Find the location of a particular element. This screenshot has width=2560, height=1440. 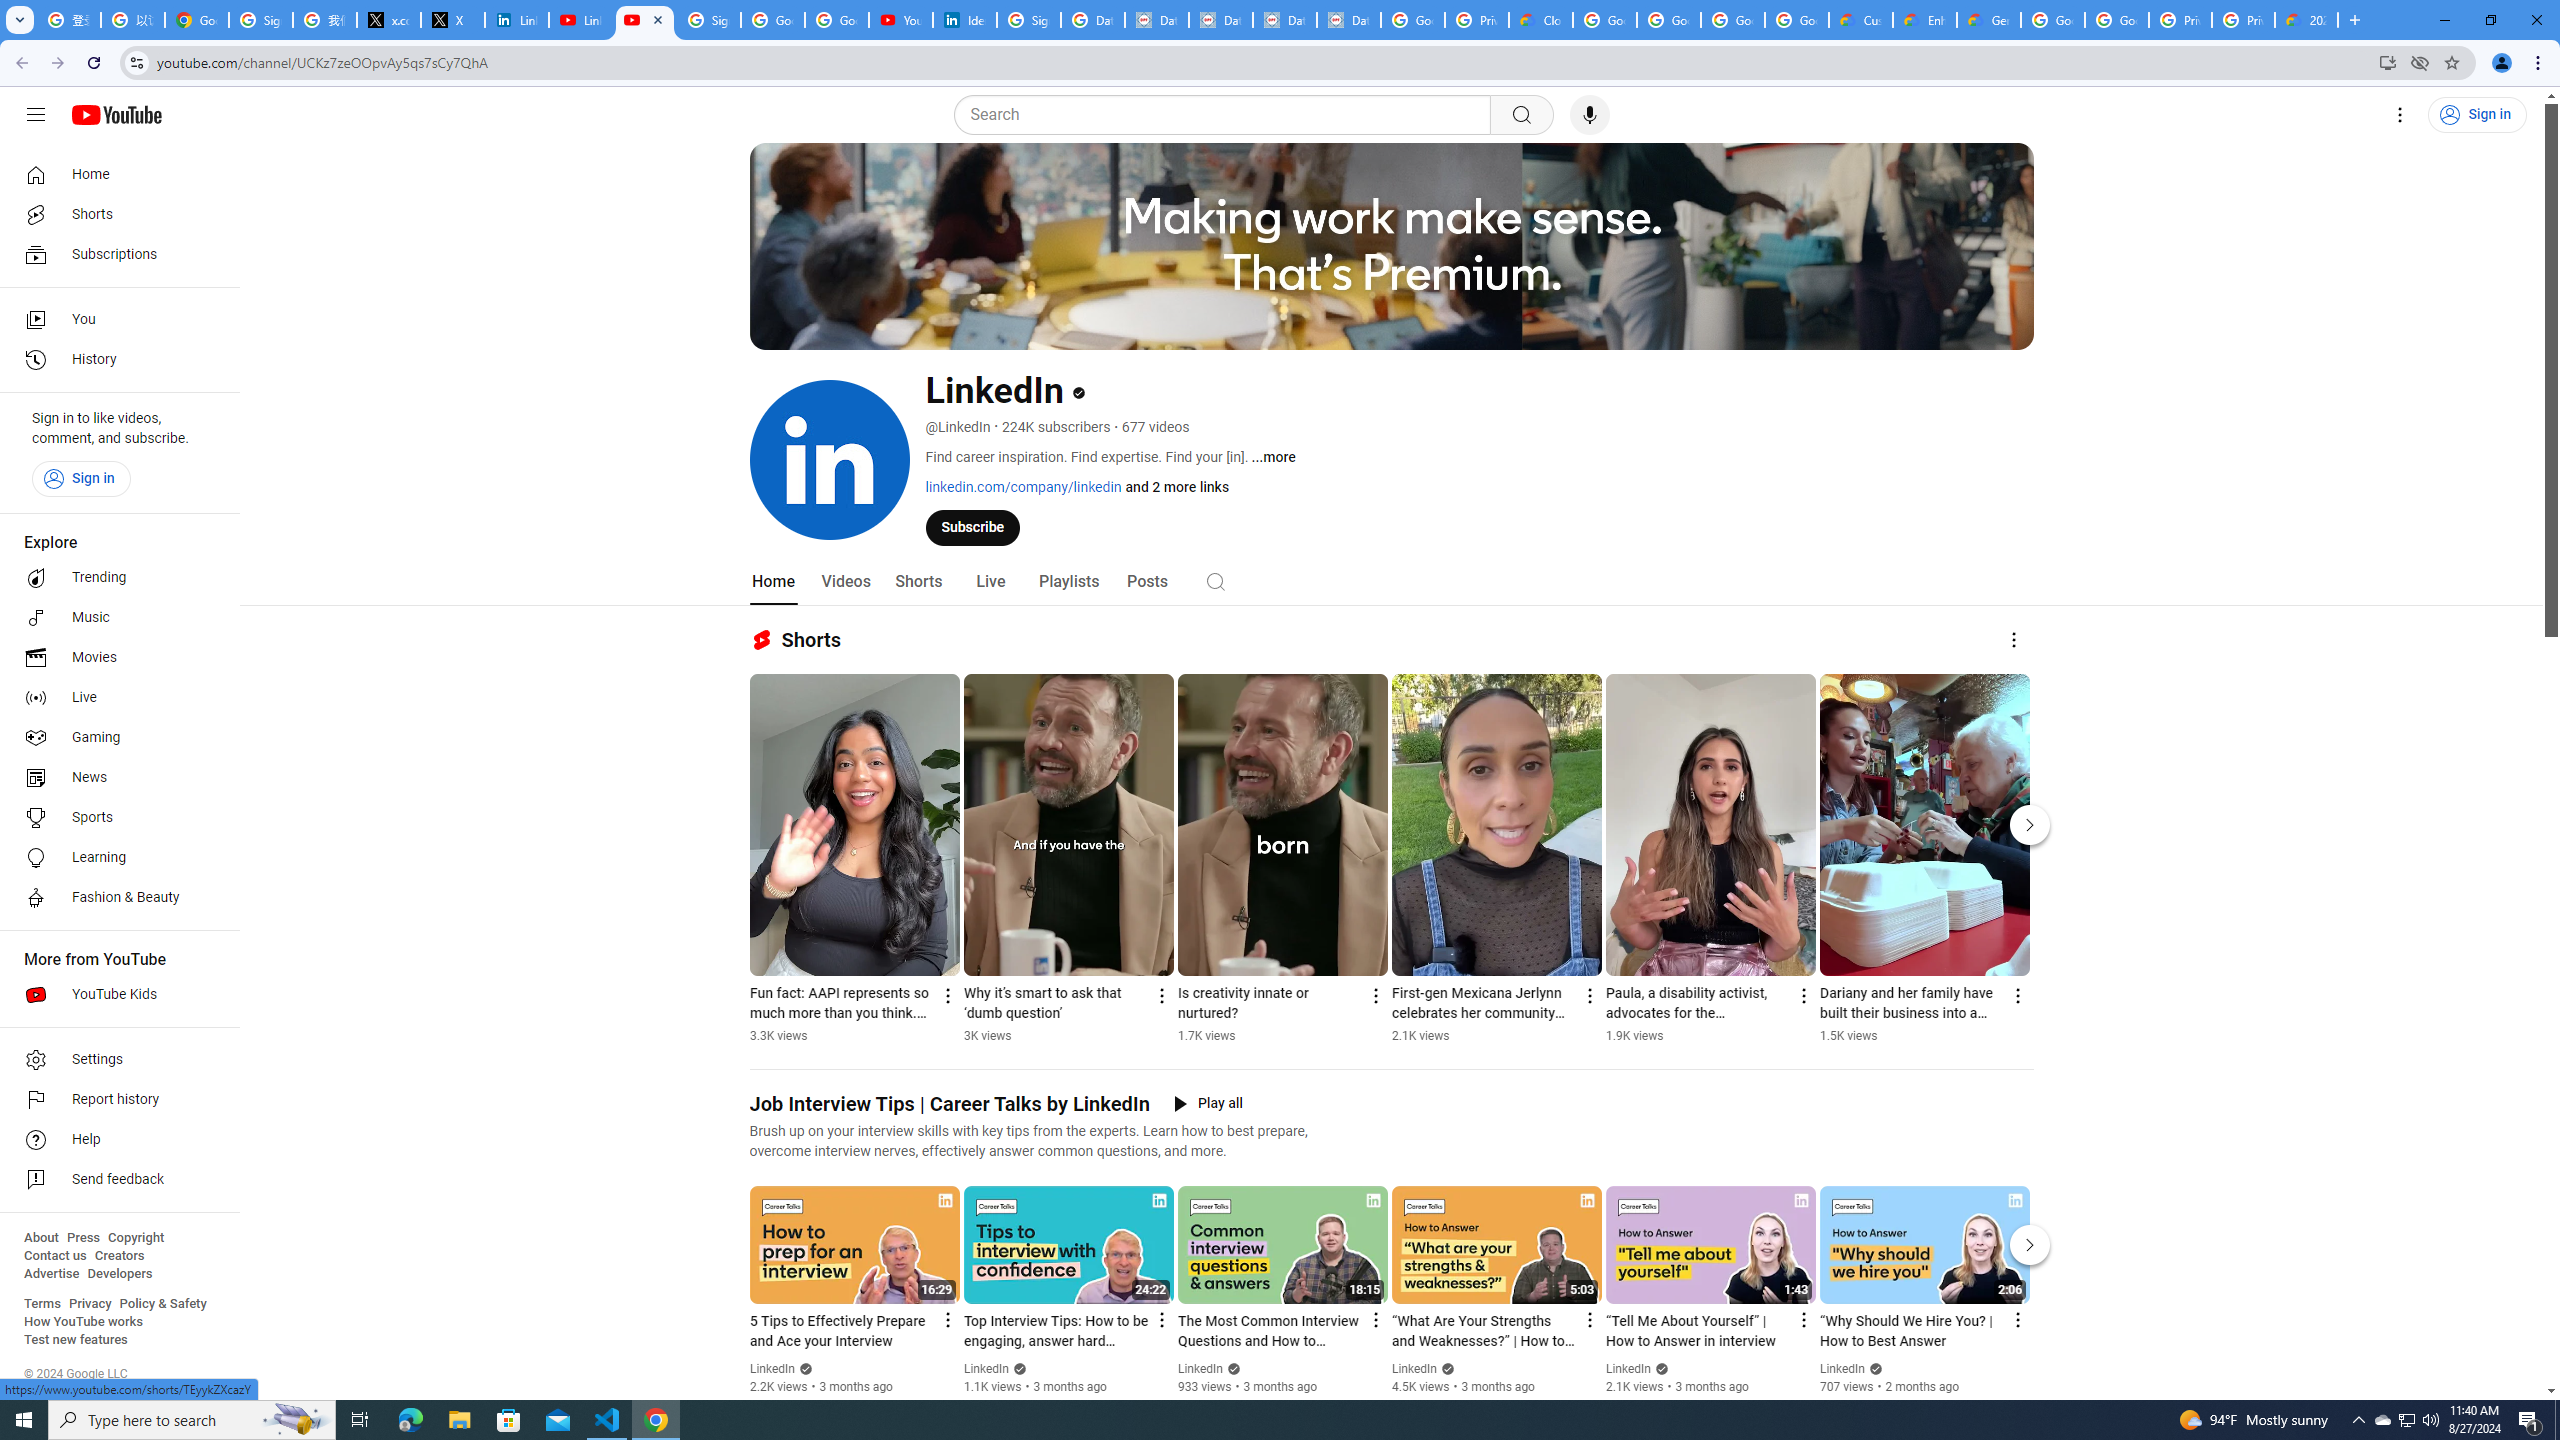

'History' is located at coordinates (113, 360).